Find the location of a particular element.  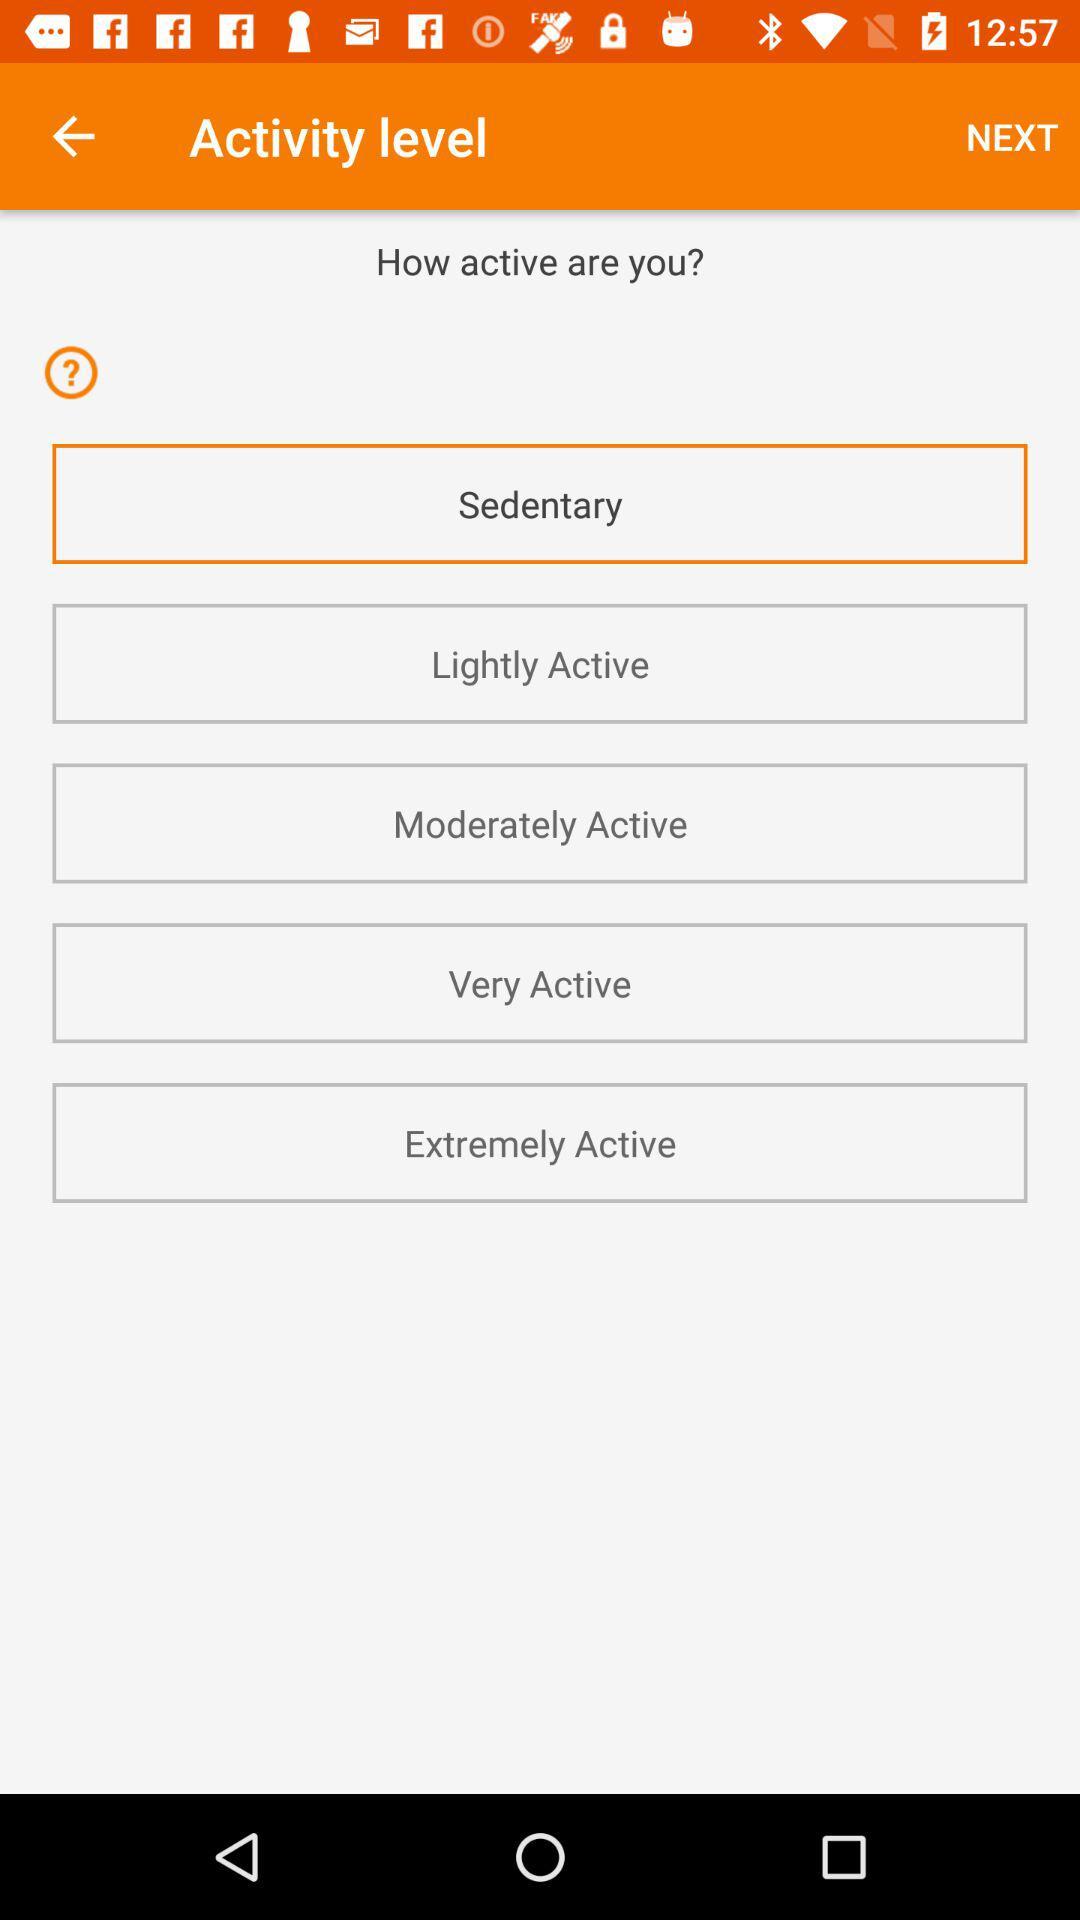

extremely active app is located at coordinates (540, 1142).